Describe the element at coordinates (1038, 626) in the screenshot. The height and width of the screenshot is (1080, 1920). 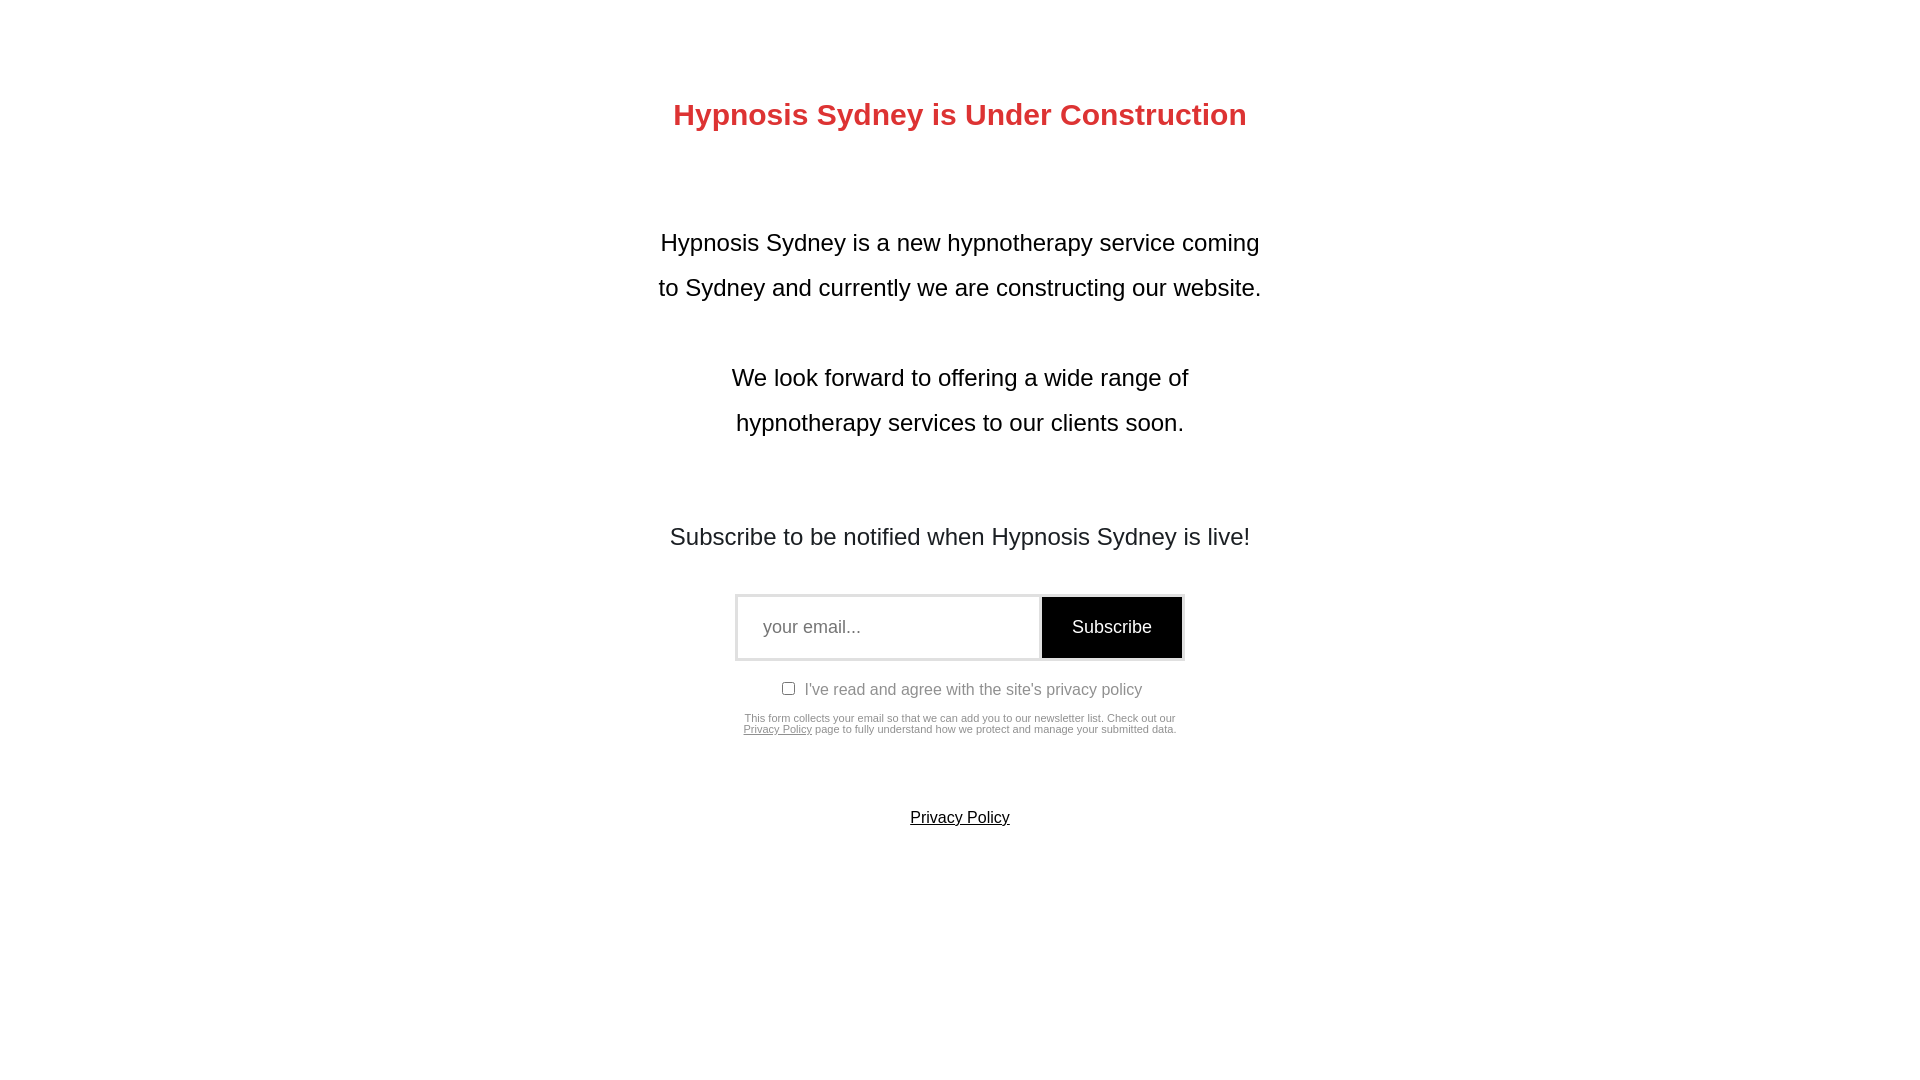
I see `'Subscribe'` at that location.